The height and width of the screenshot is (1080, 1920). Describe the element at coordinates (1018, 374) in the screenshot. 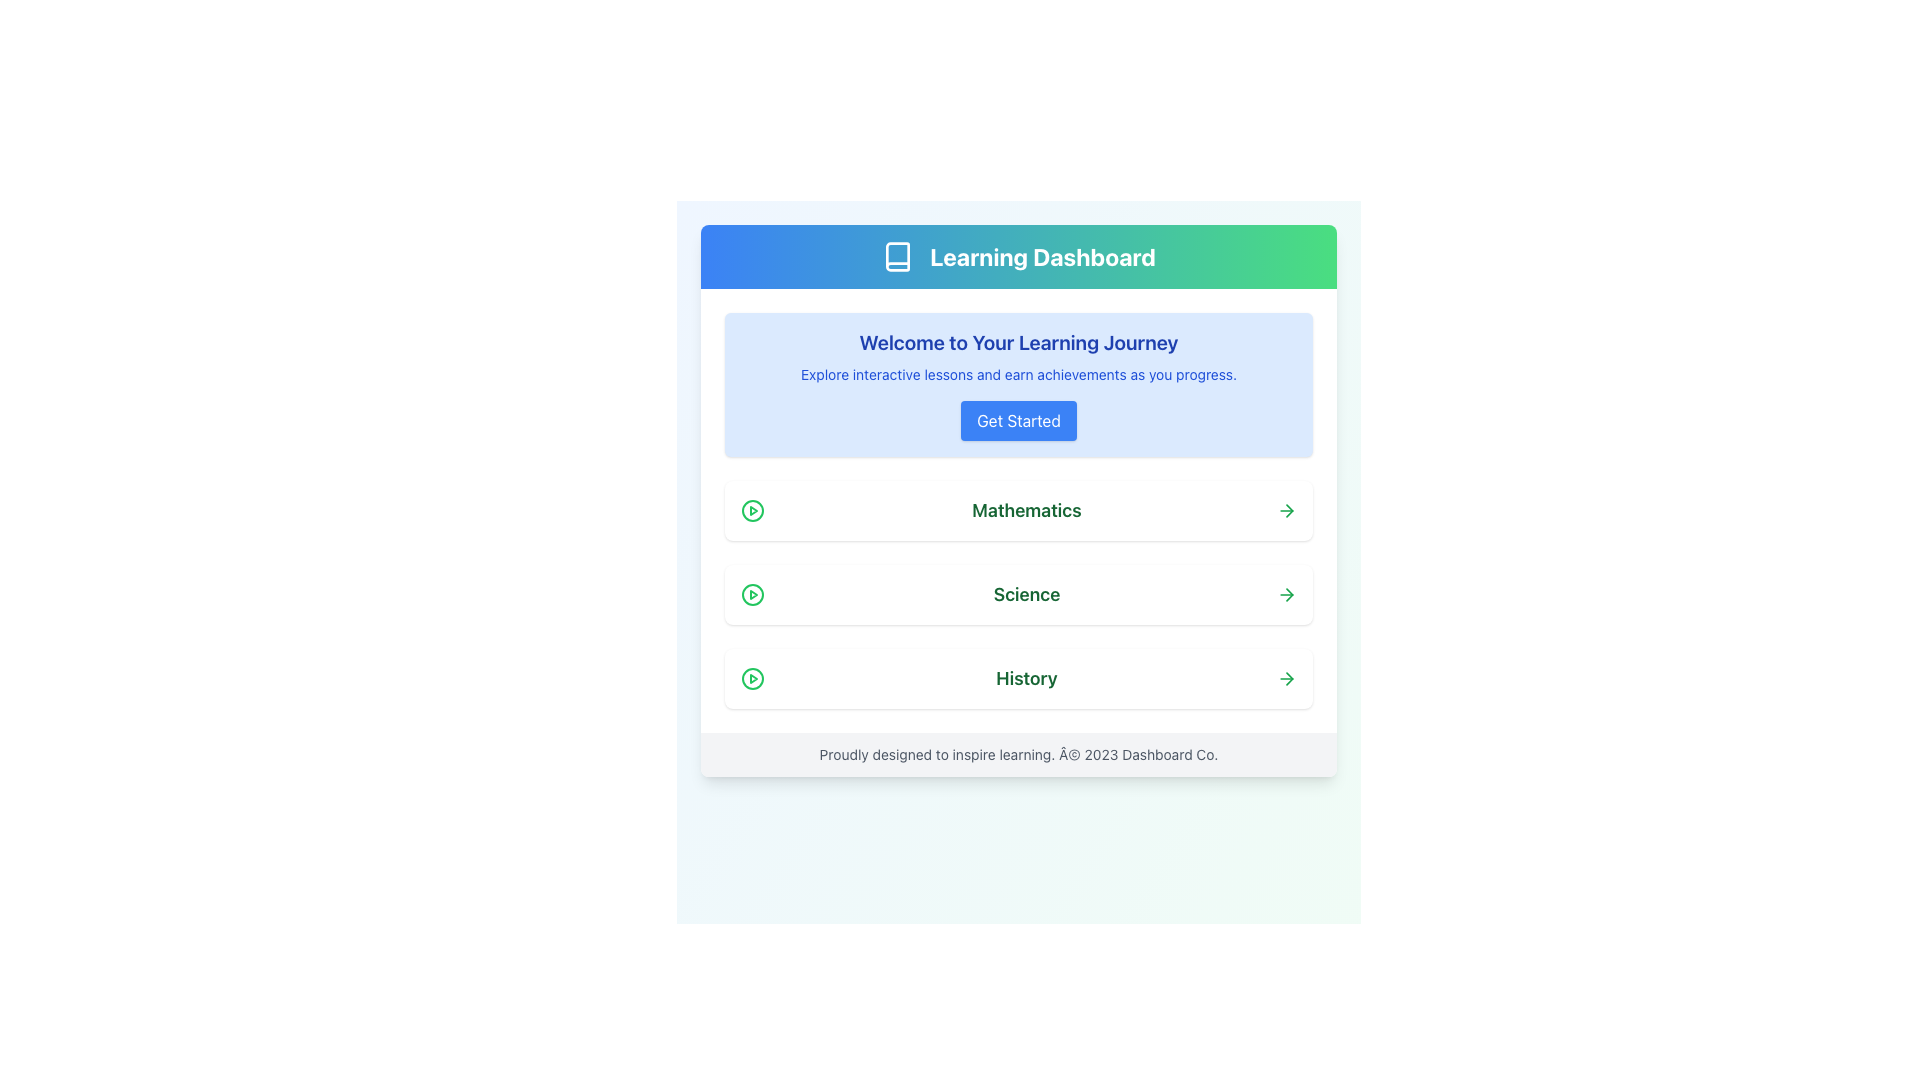

I see `the text element that says 'Explore interactive lessons and earn achievements as you progress.' which is styled in a small blue font and positioned between the header 'Welcome to Your Learning Journey' and the button 'Get Started'` at that location.